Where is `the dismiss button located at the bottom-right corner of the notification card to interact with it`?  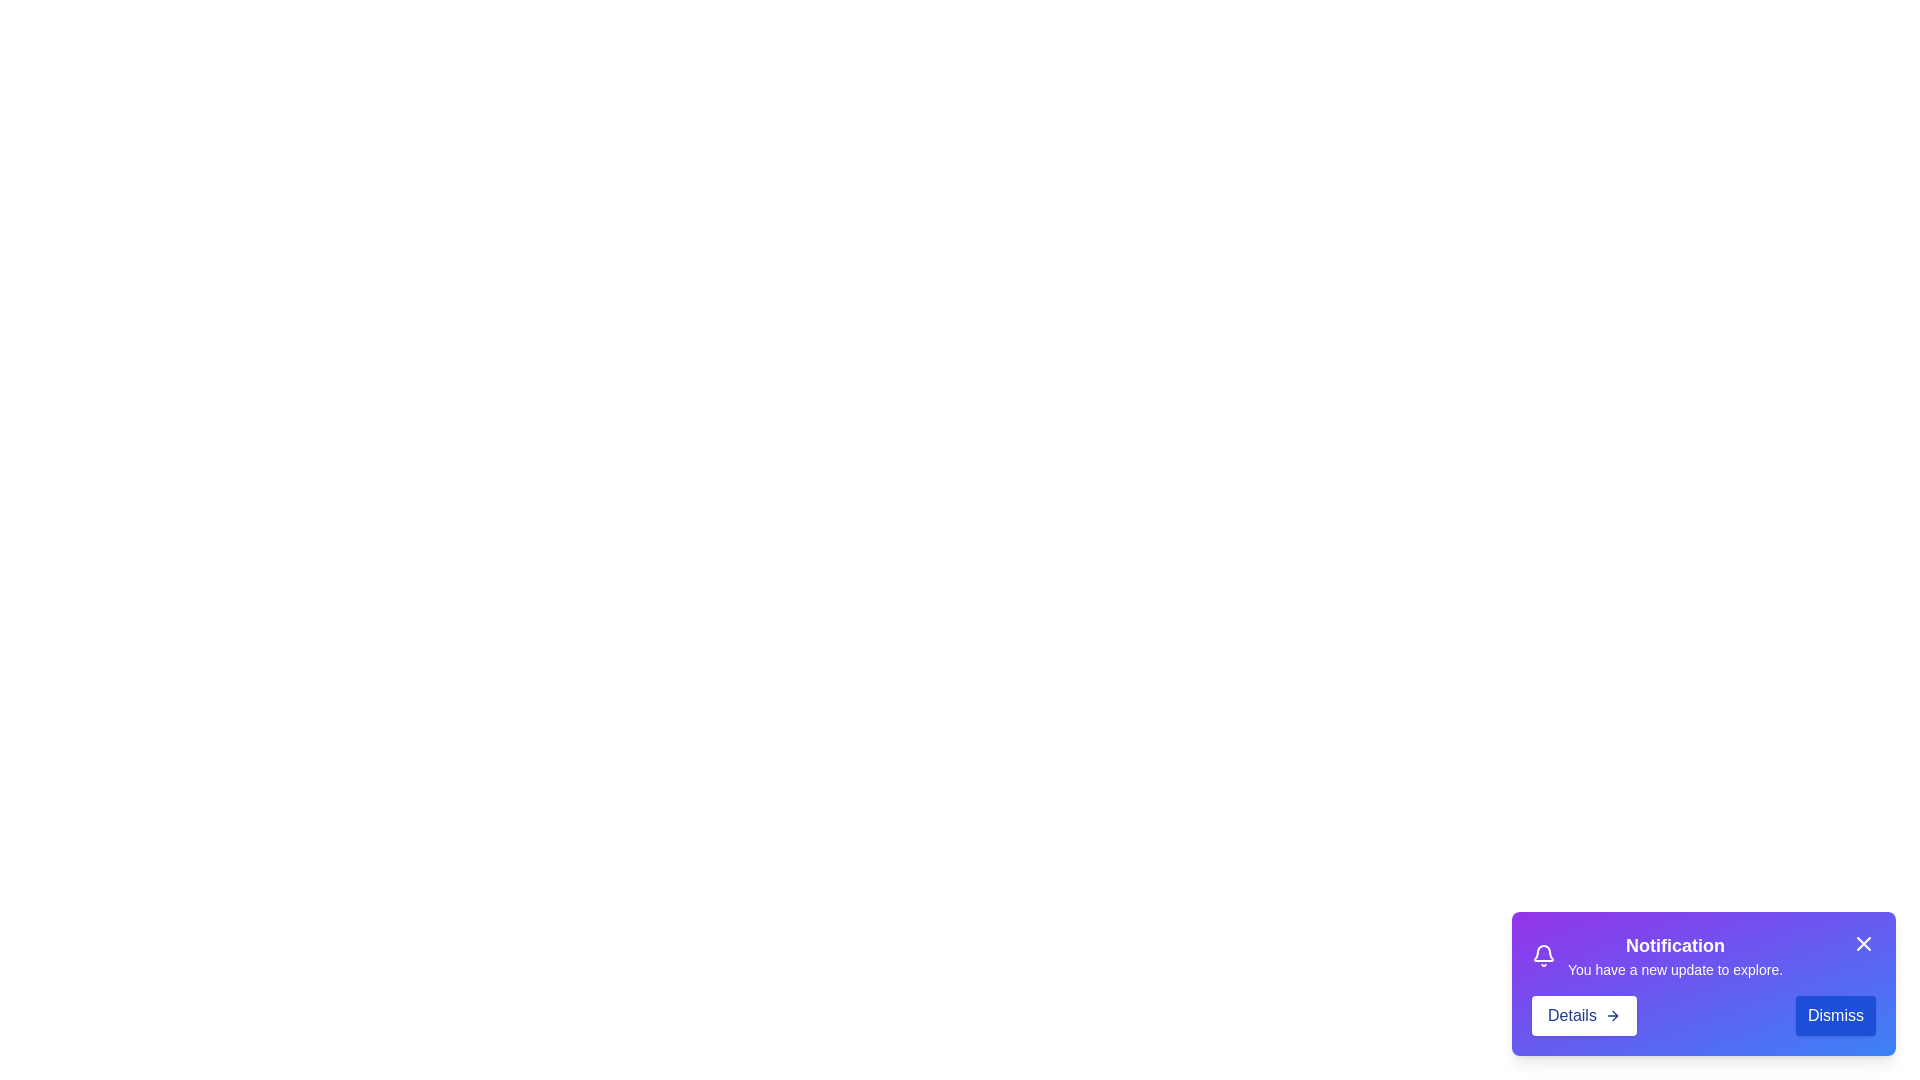 the dismiss button located at the bottom-right corner of the notification card to interact with it is located at coordinates (1836, 1015).